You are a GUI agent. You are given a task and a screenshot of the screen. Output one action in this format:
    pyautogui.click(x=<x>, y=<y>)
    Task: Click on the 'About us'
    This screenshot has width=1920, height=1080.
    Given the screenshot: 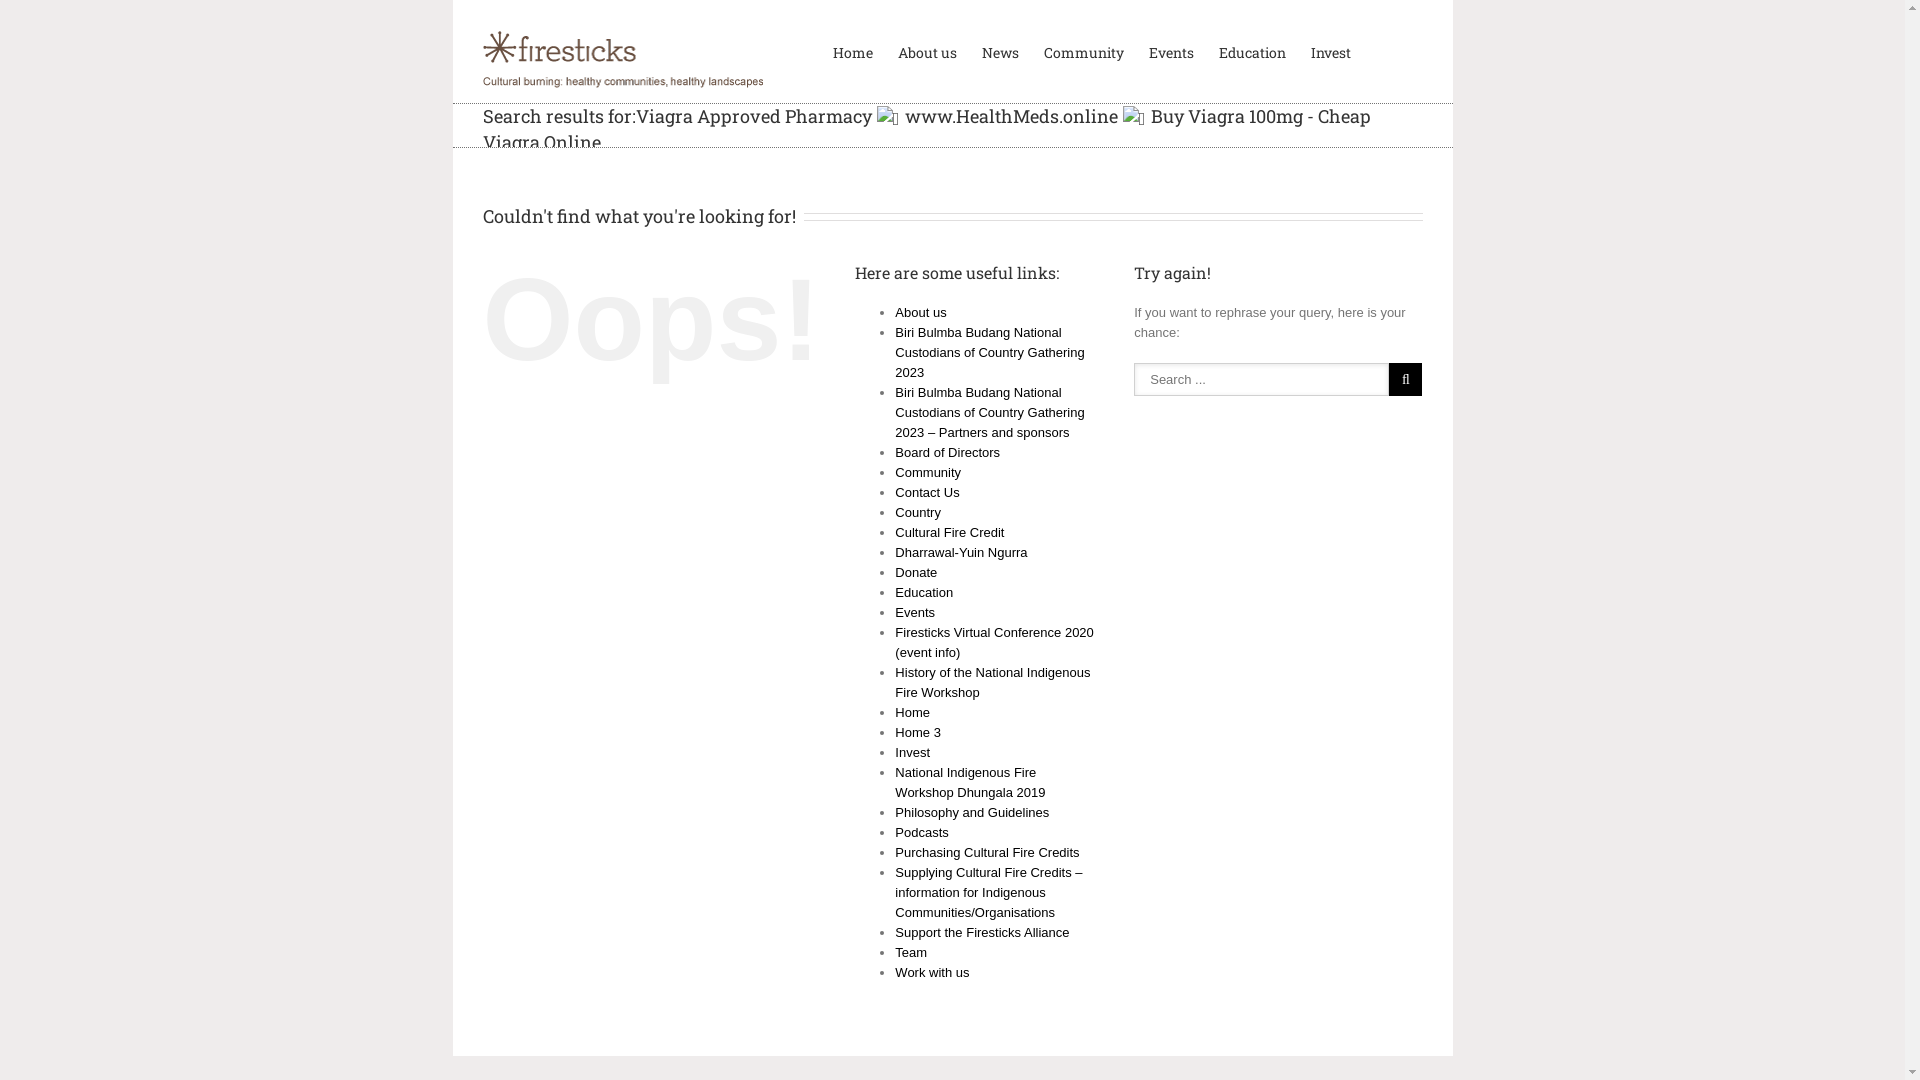 What is the action you would take?
    pyautogui.click(x=919, y=312)
    